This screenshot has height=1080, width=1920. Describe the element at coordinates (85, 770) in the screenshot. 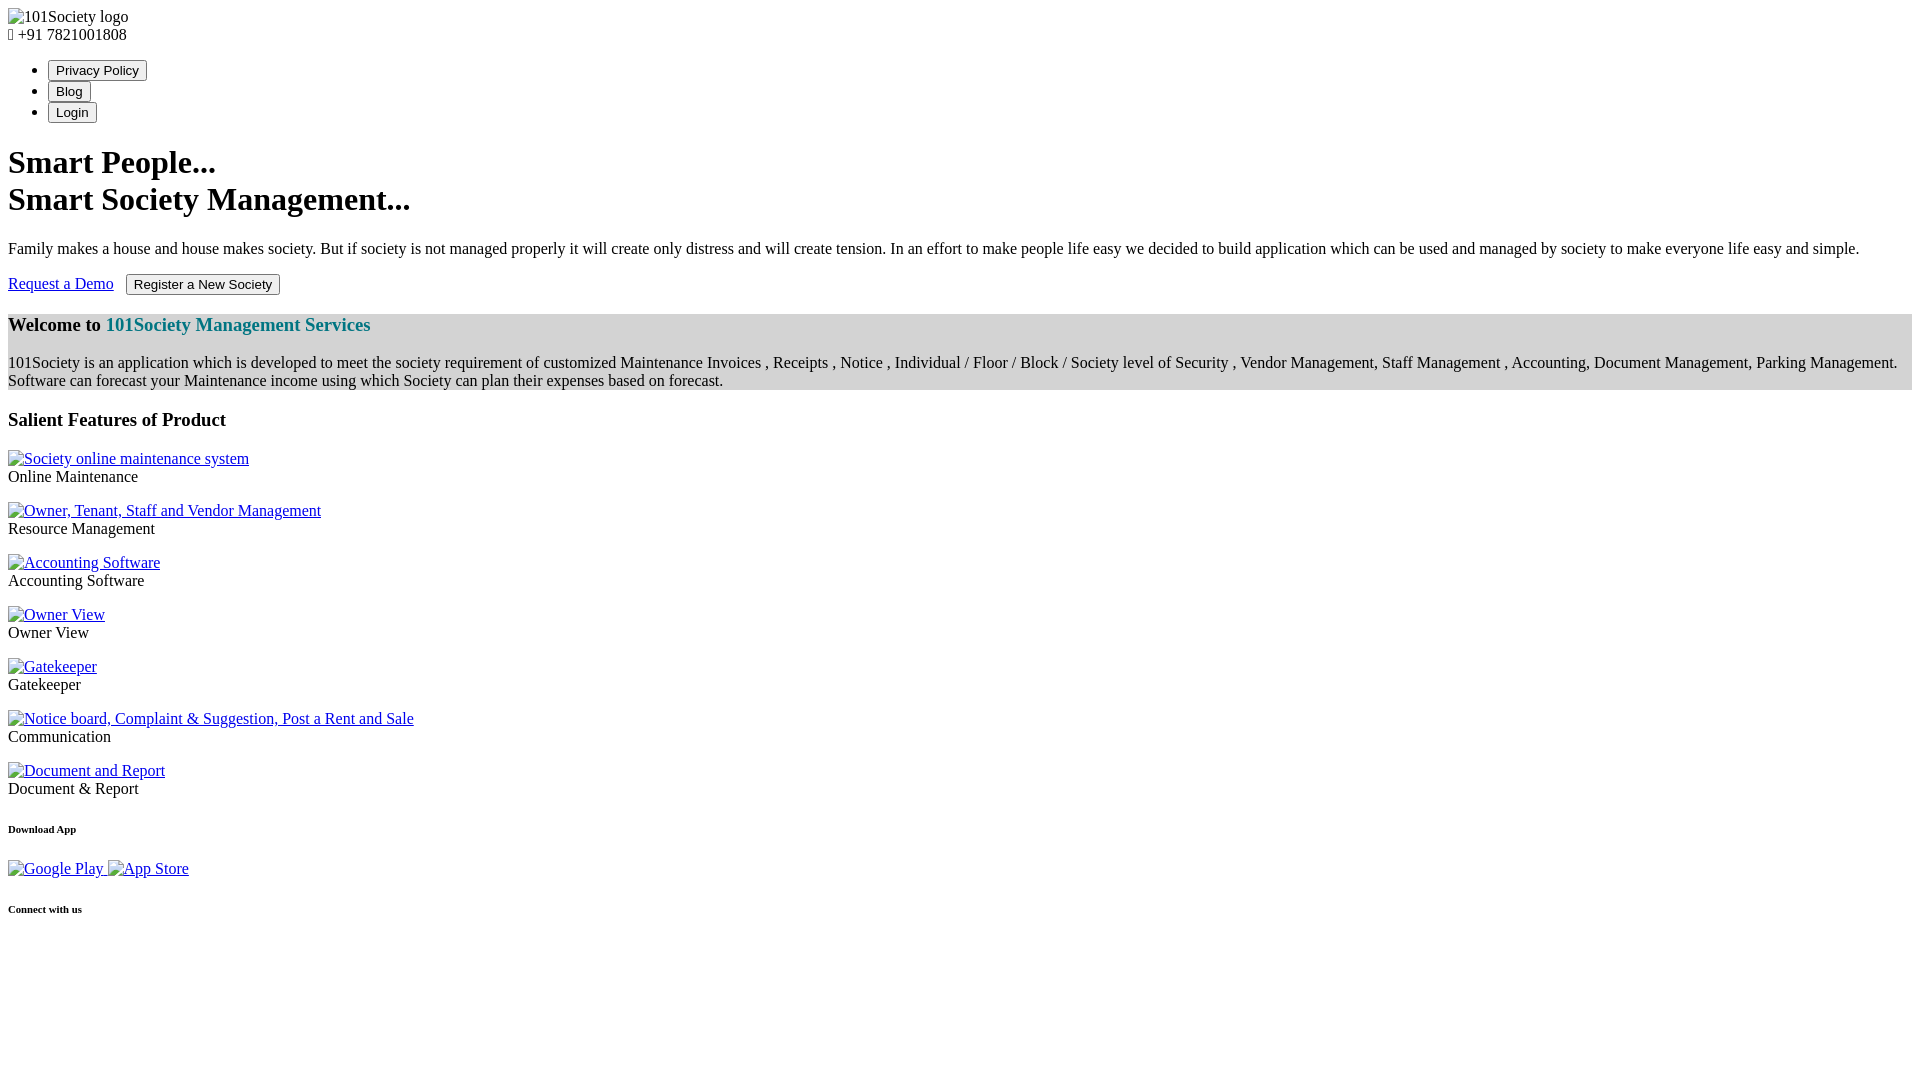

I see `'Document and Report'` at that location.